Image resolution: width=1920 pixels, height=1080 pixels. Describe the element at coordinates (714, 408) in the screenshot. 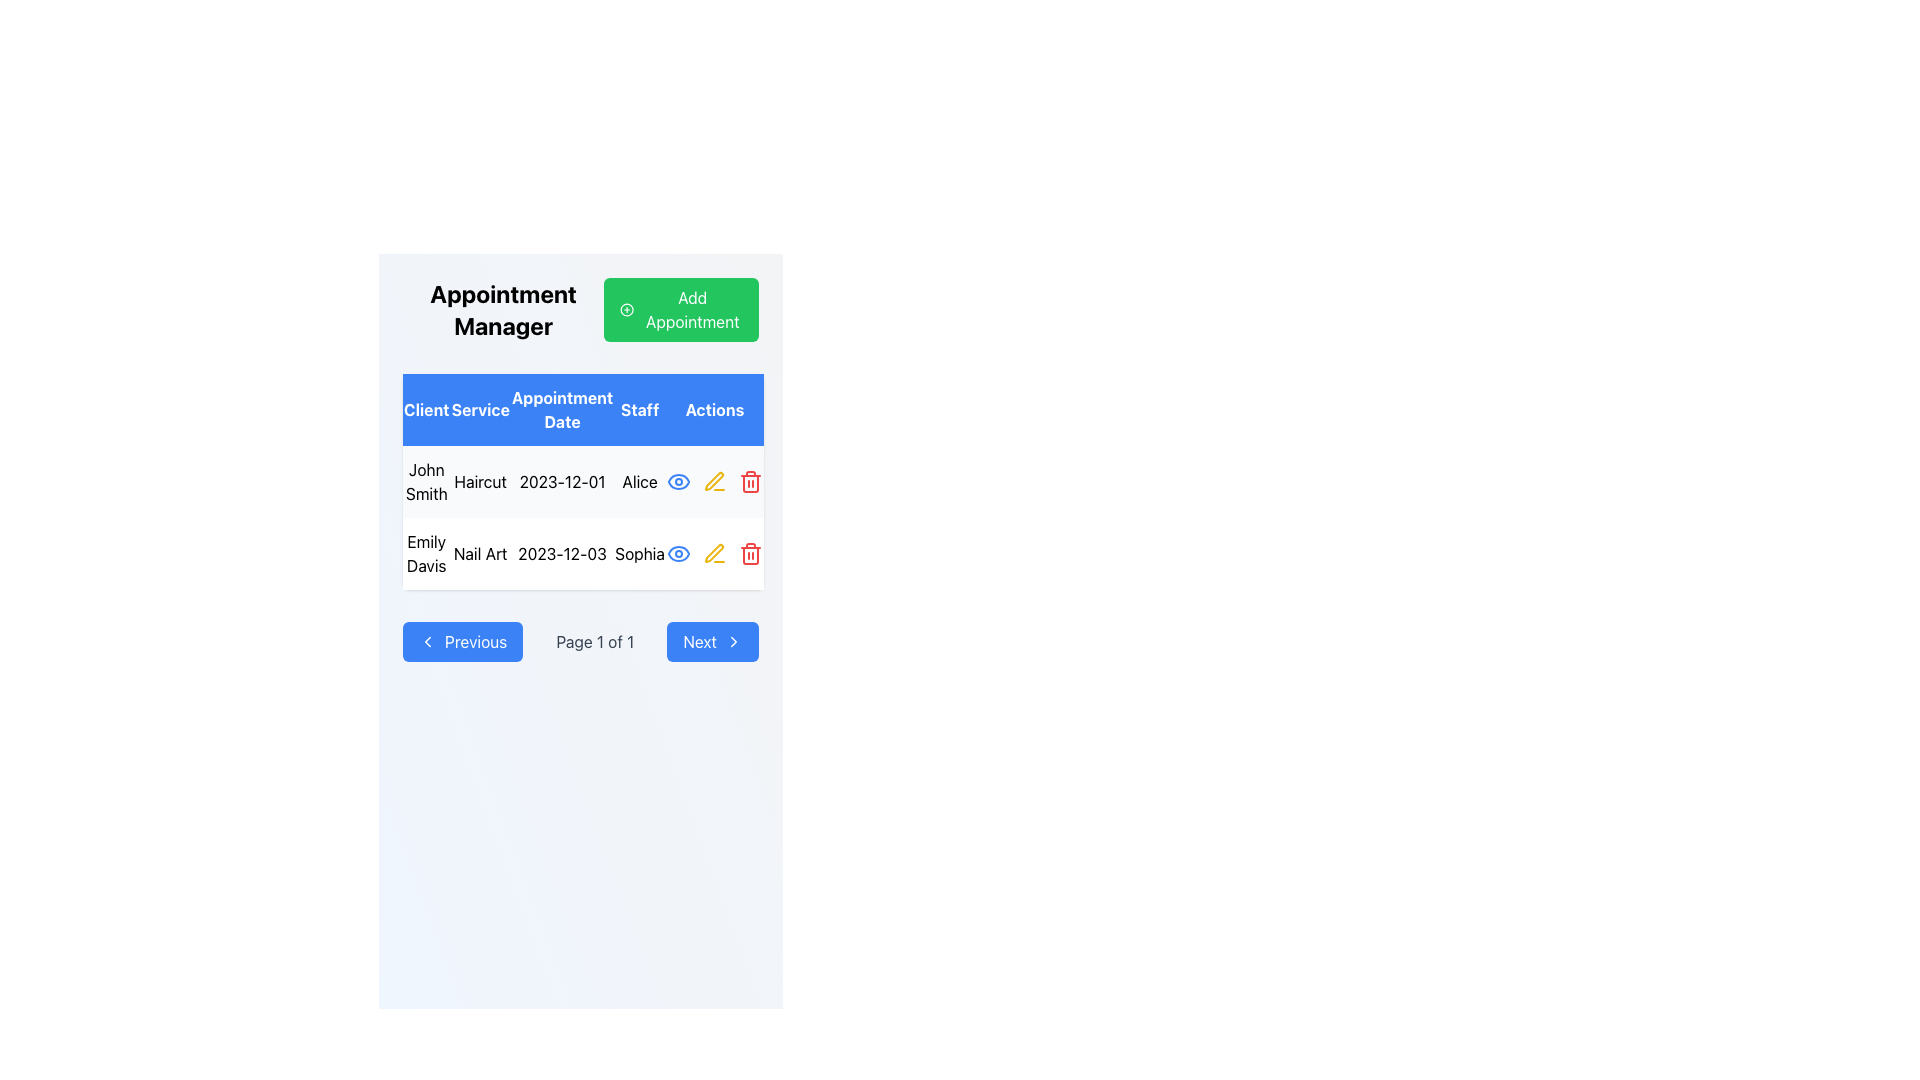

I see `text label located in the top-right corner of the table header row, which is the fifth column indicating action options for the table rows` at that location.